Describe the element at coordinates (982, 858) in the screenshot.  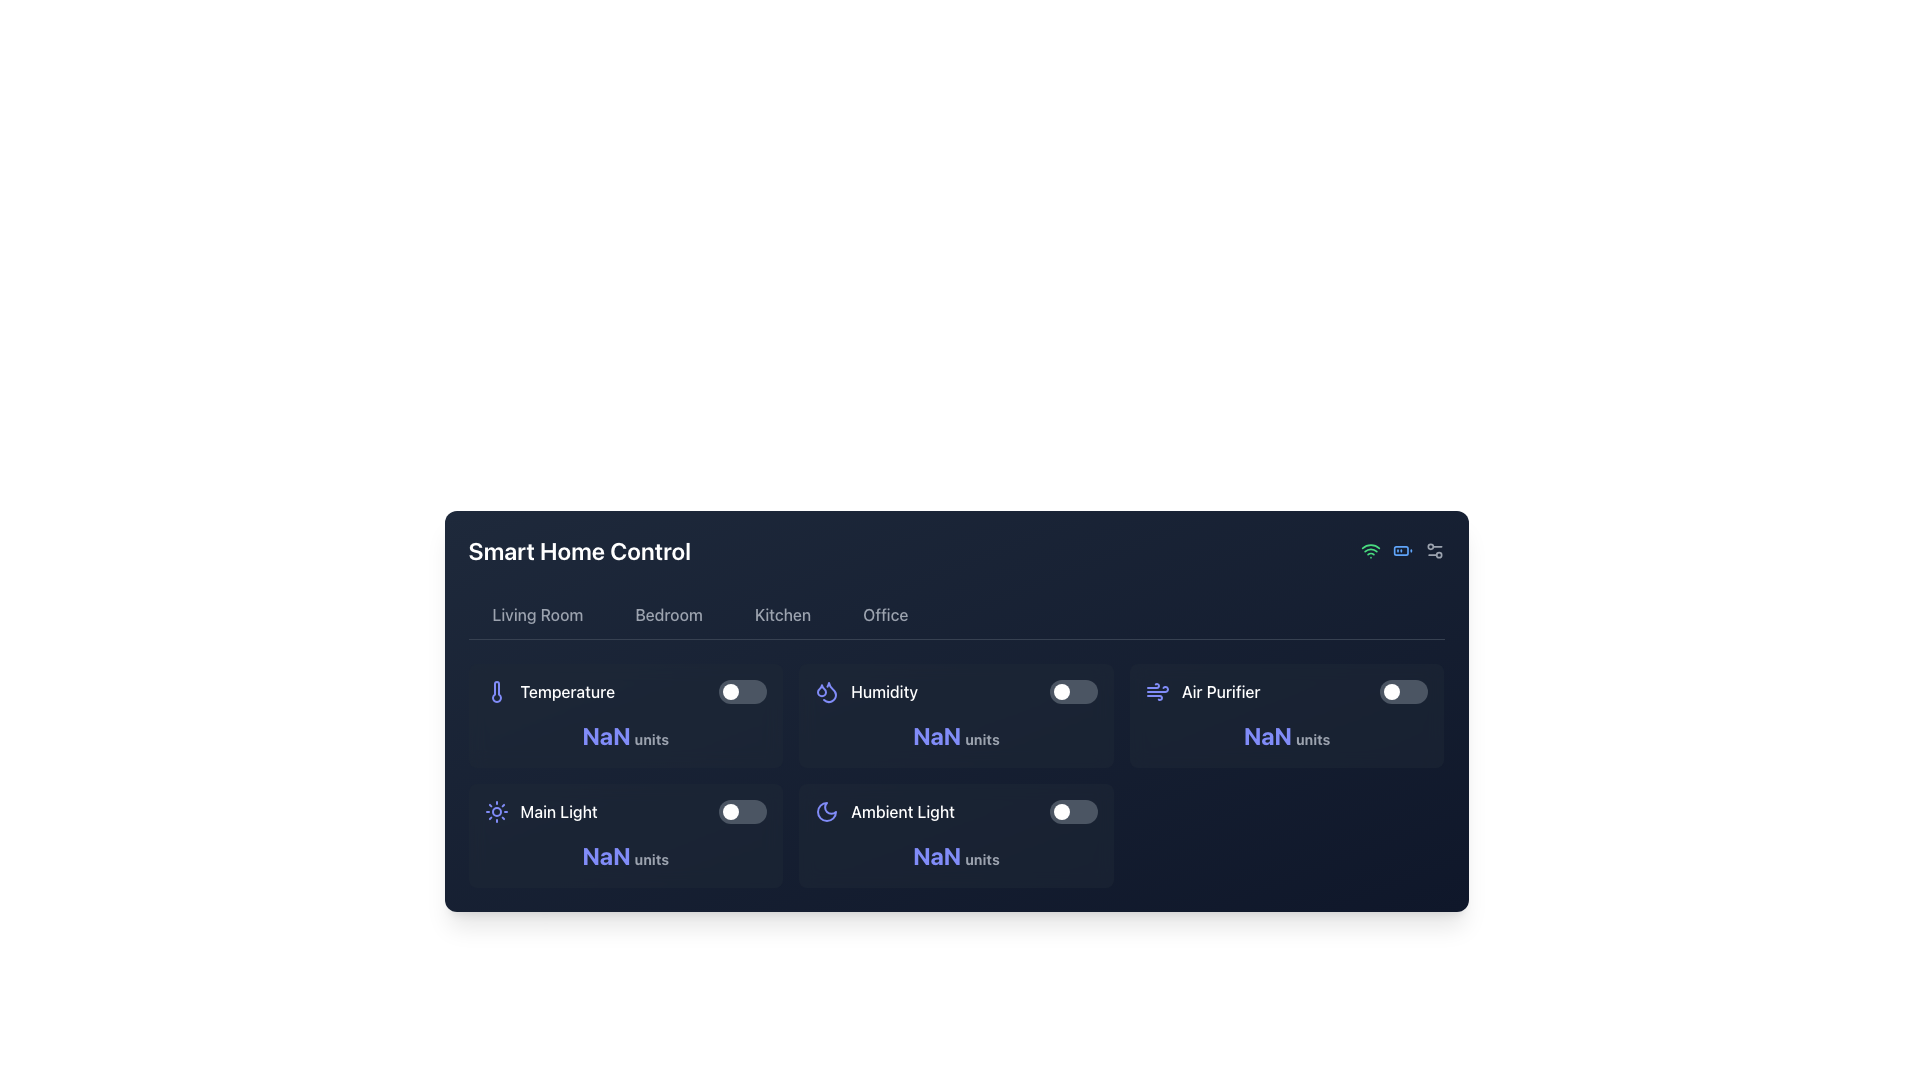
I see `the 'units' text label displayed in gray font, located to the right of the larger blue 'NaN' text within the 'Ambient Light' section of the interface` at that location.